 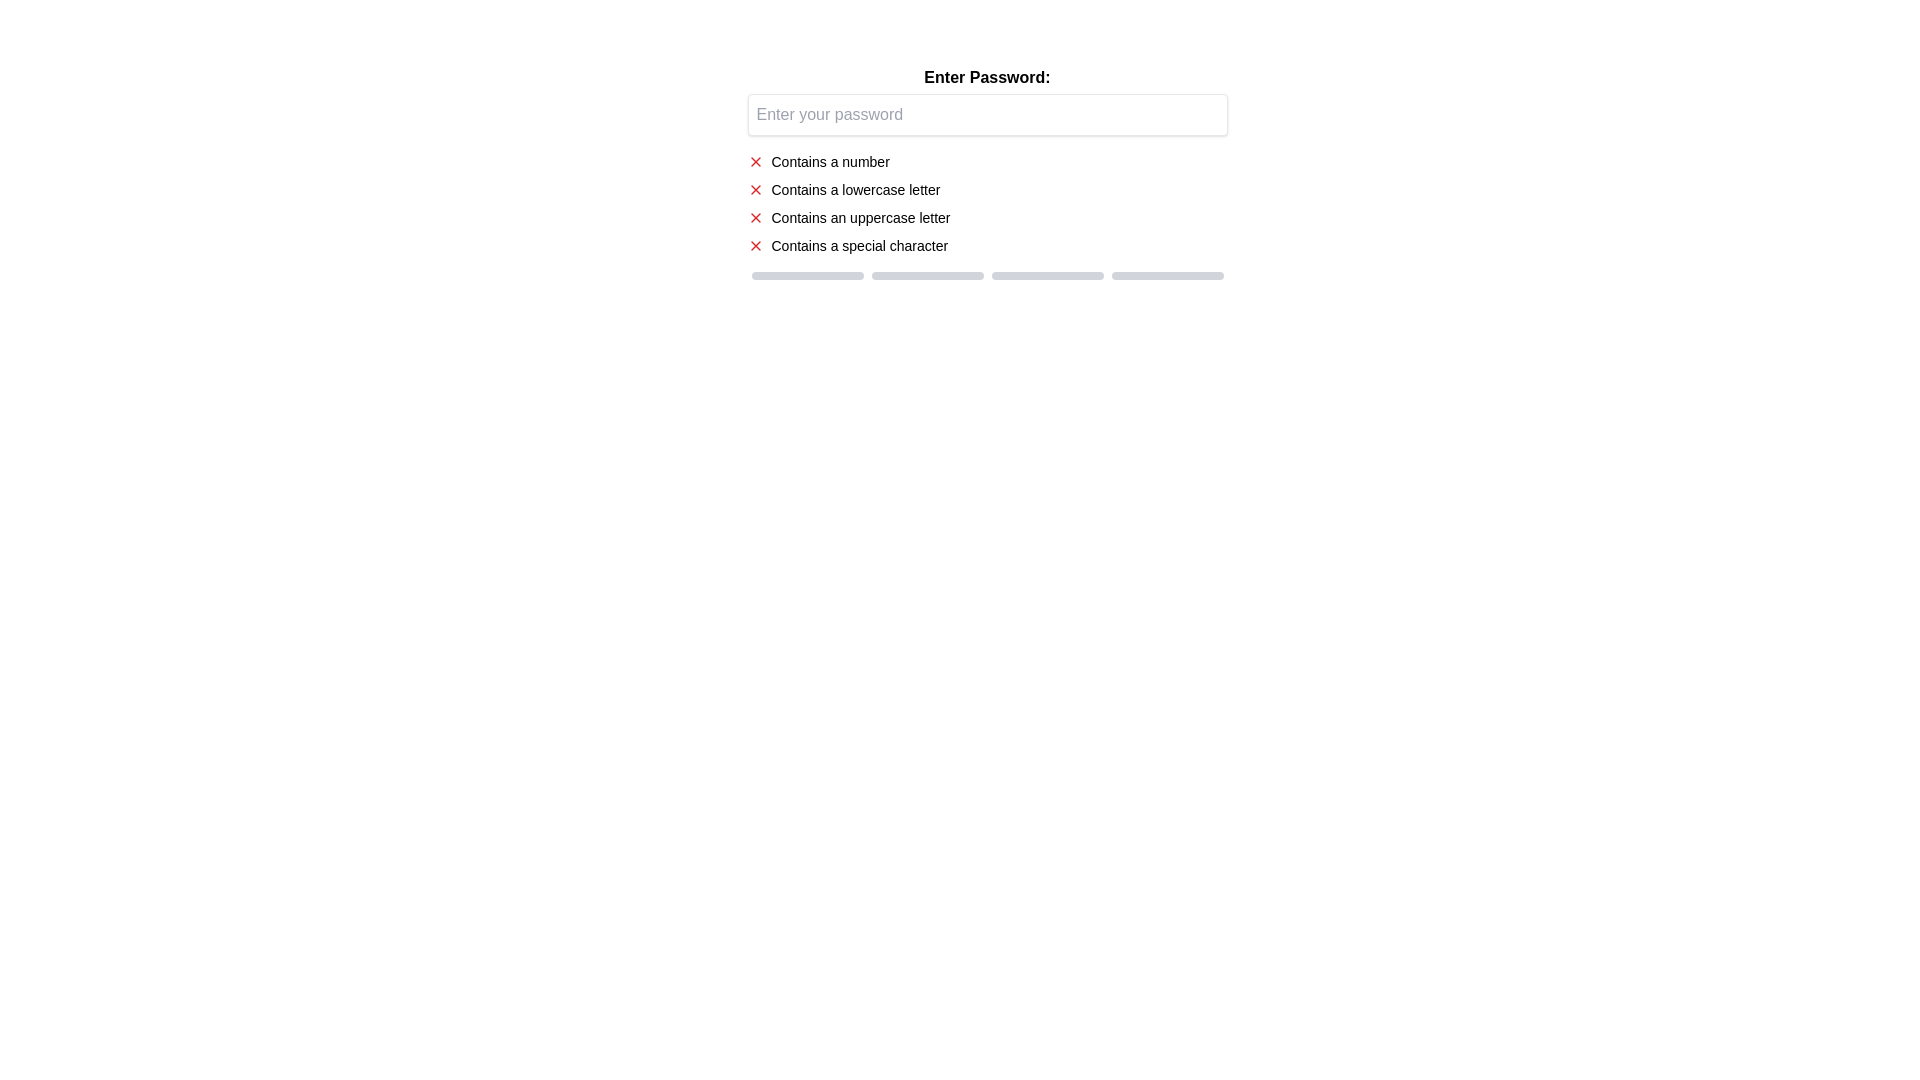 What do you see at coordinates (860, 218) in the screenshot?
I see `informational text about the requirement for including at least one uppercase letter in a password, which is the third item in the list of password criteria` at bounding box center [860, 218].